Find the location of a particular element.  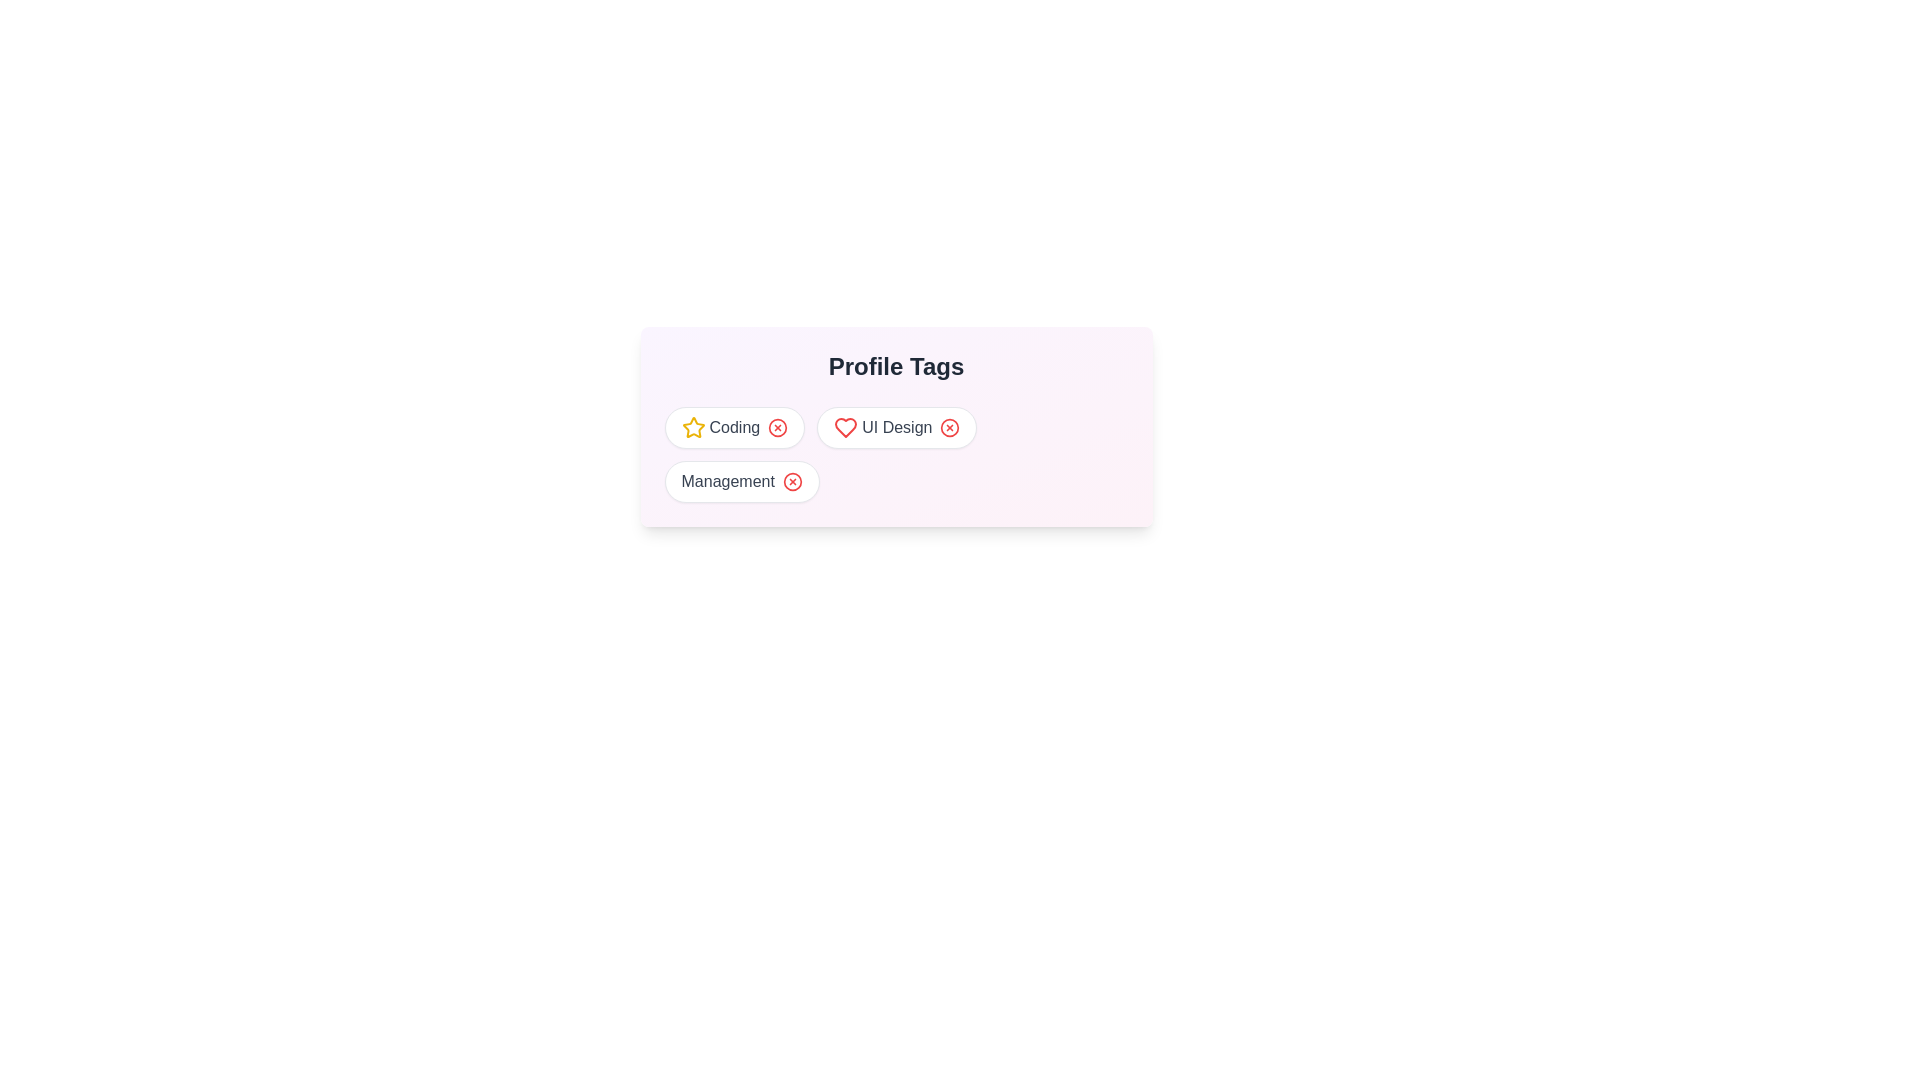

the tag Coding to observe its visual effects is located at coordinates (733, 427).